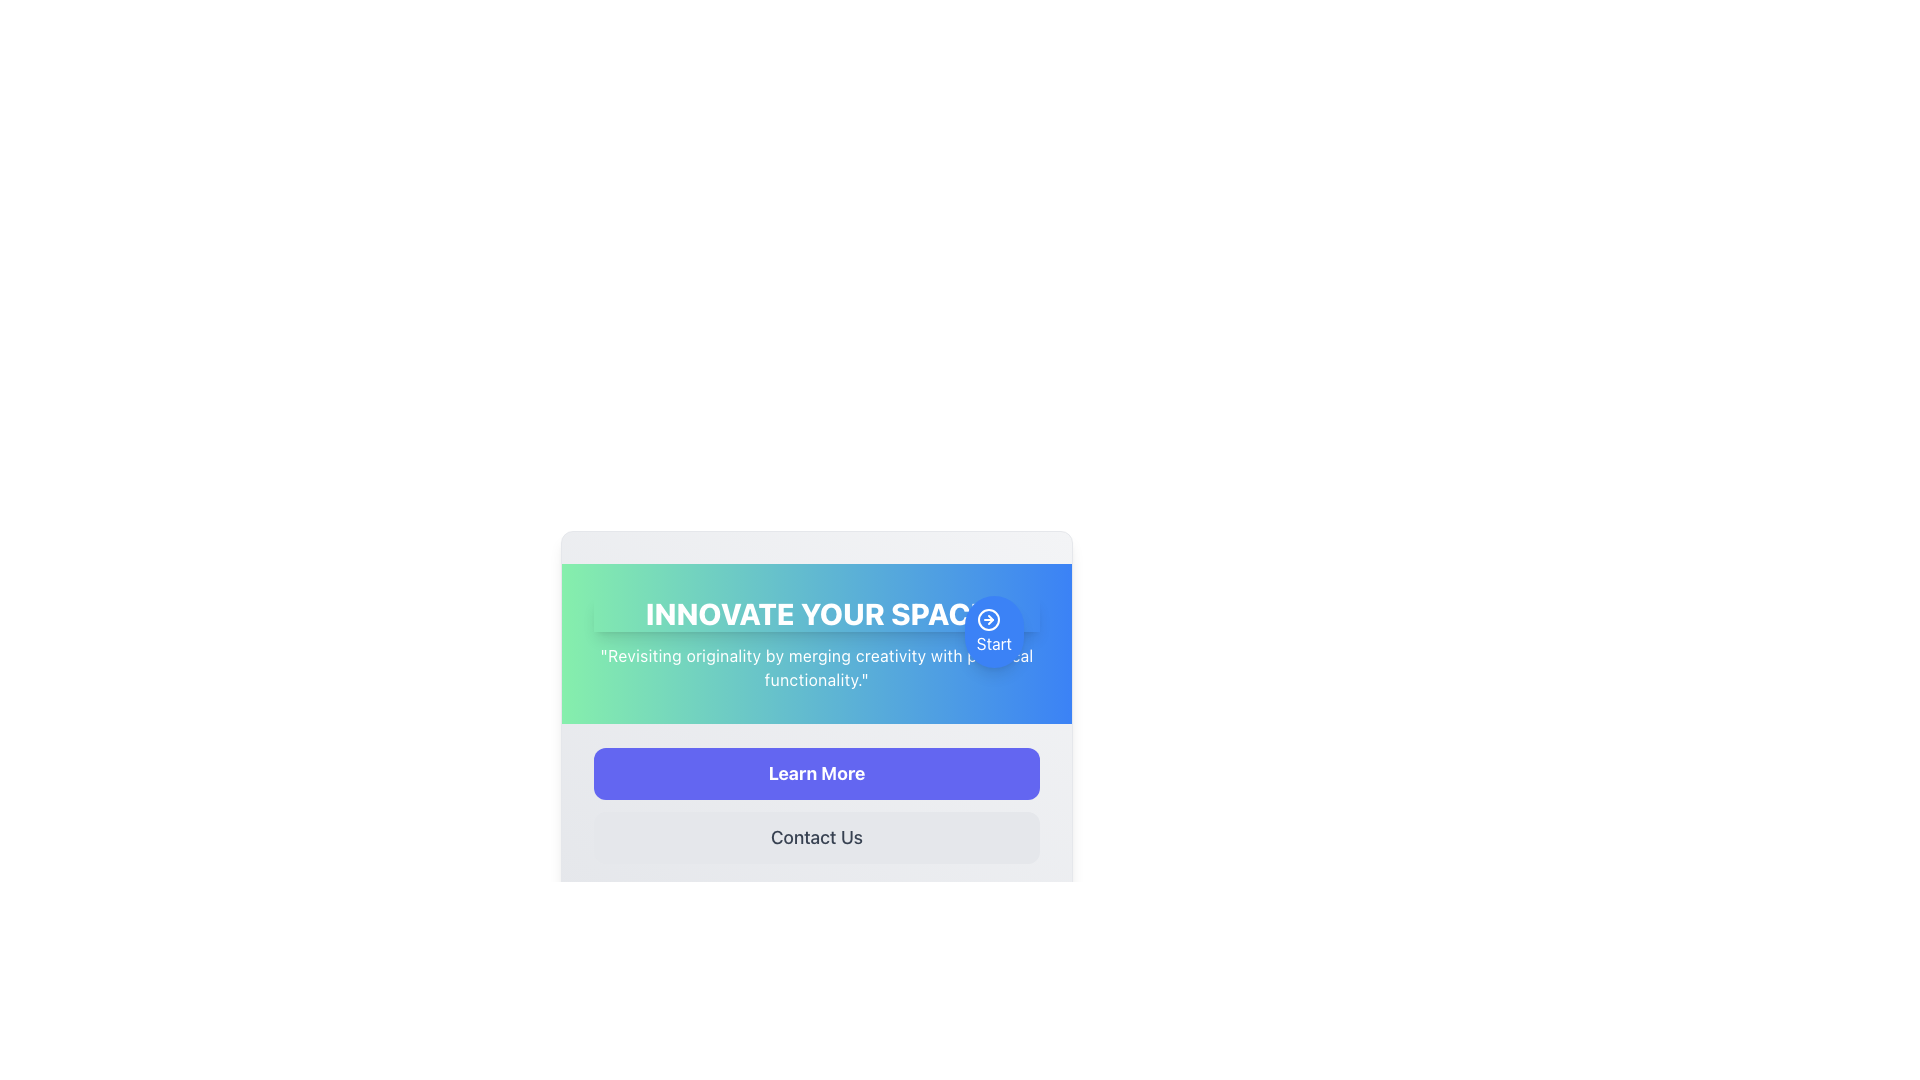 The image size is (1920, 1080). Describe the element at coordinates (816, 837) in the screenshot. I see `the 'Contact Us' button, which is a rectangular button with rounded corners and dark gray text on a light gray background, positioned below the 'Learn More' button` at that location.